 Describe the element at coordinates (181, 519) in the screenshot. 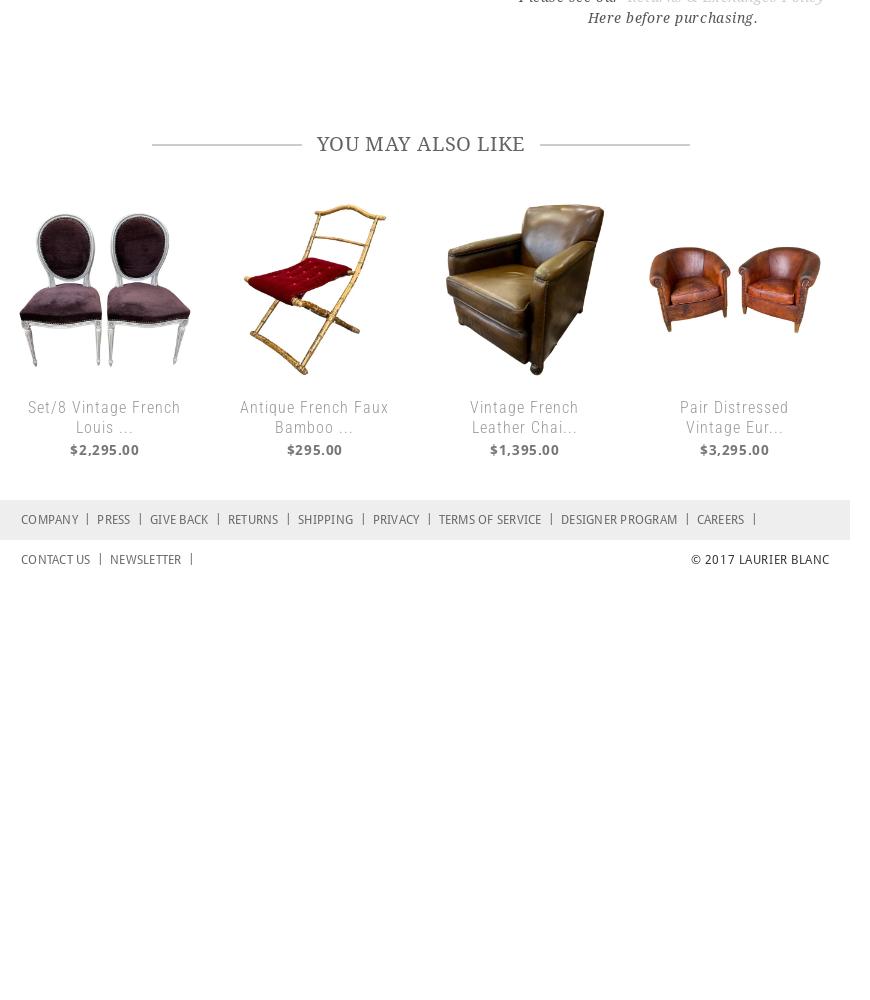

I see `'Give Back'` at that location.